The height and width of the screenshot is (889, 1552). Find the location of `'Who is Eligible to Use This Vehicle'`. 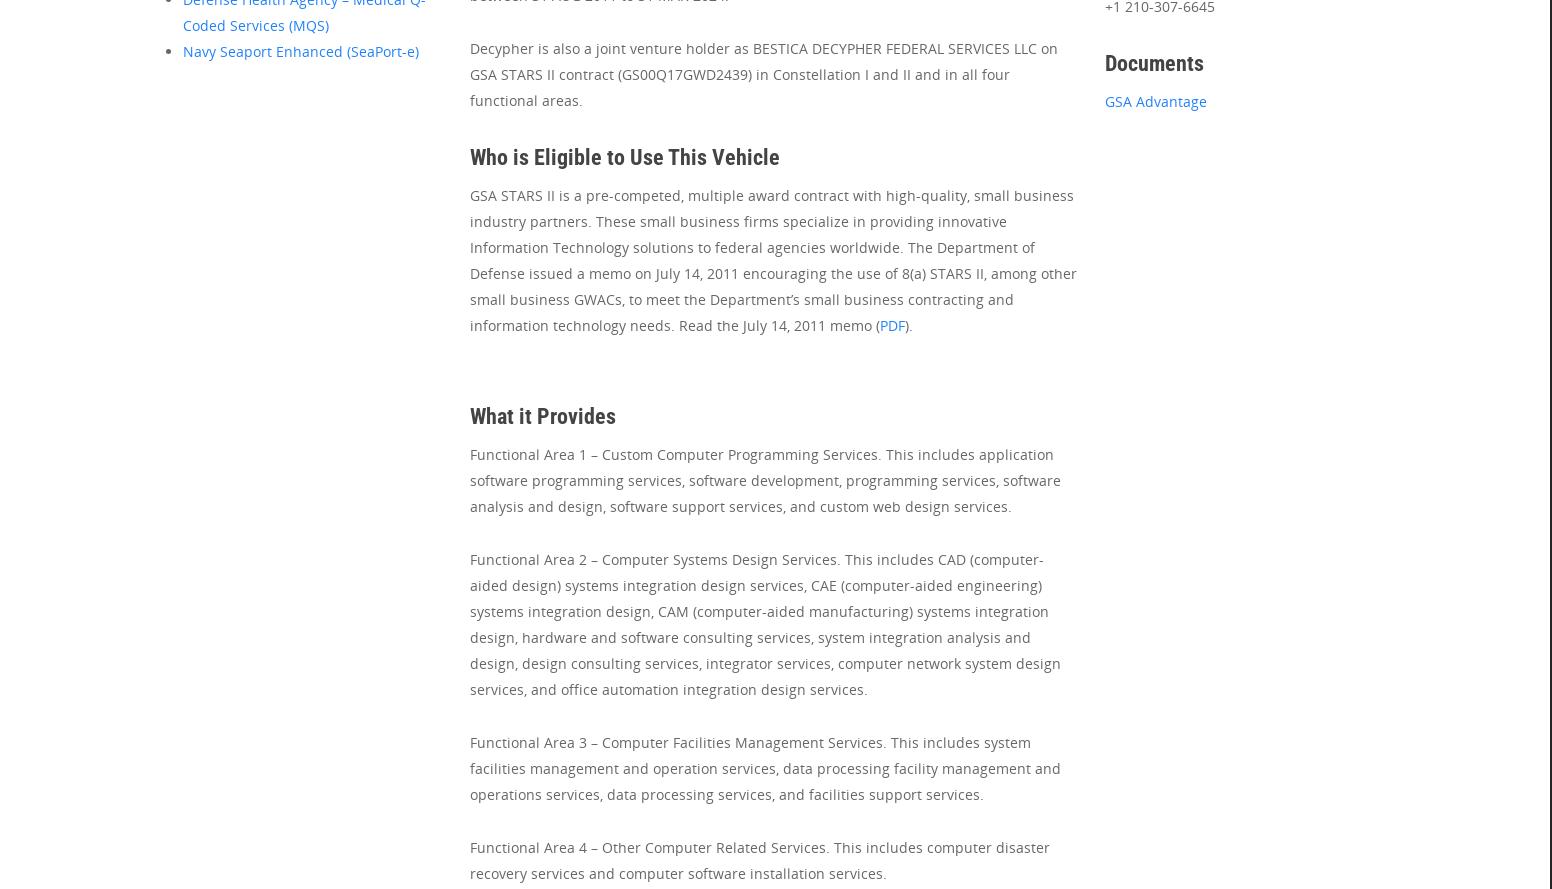

'Who is Eligible to Use This Vehicle' is located at coordinates (624, 157).